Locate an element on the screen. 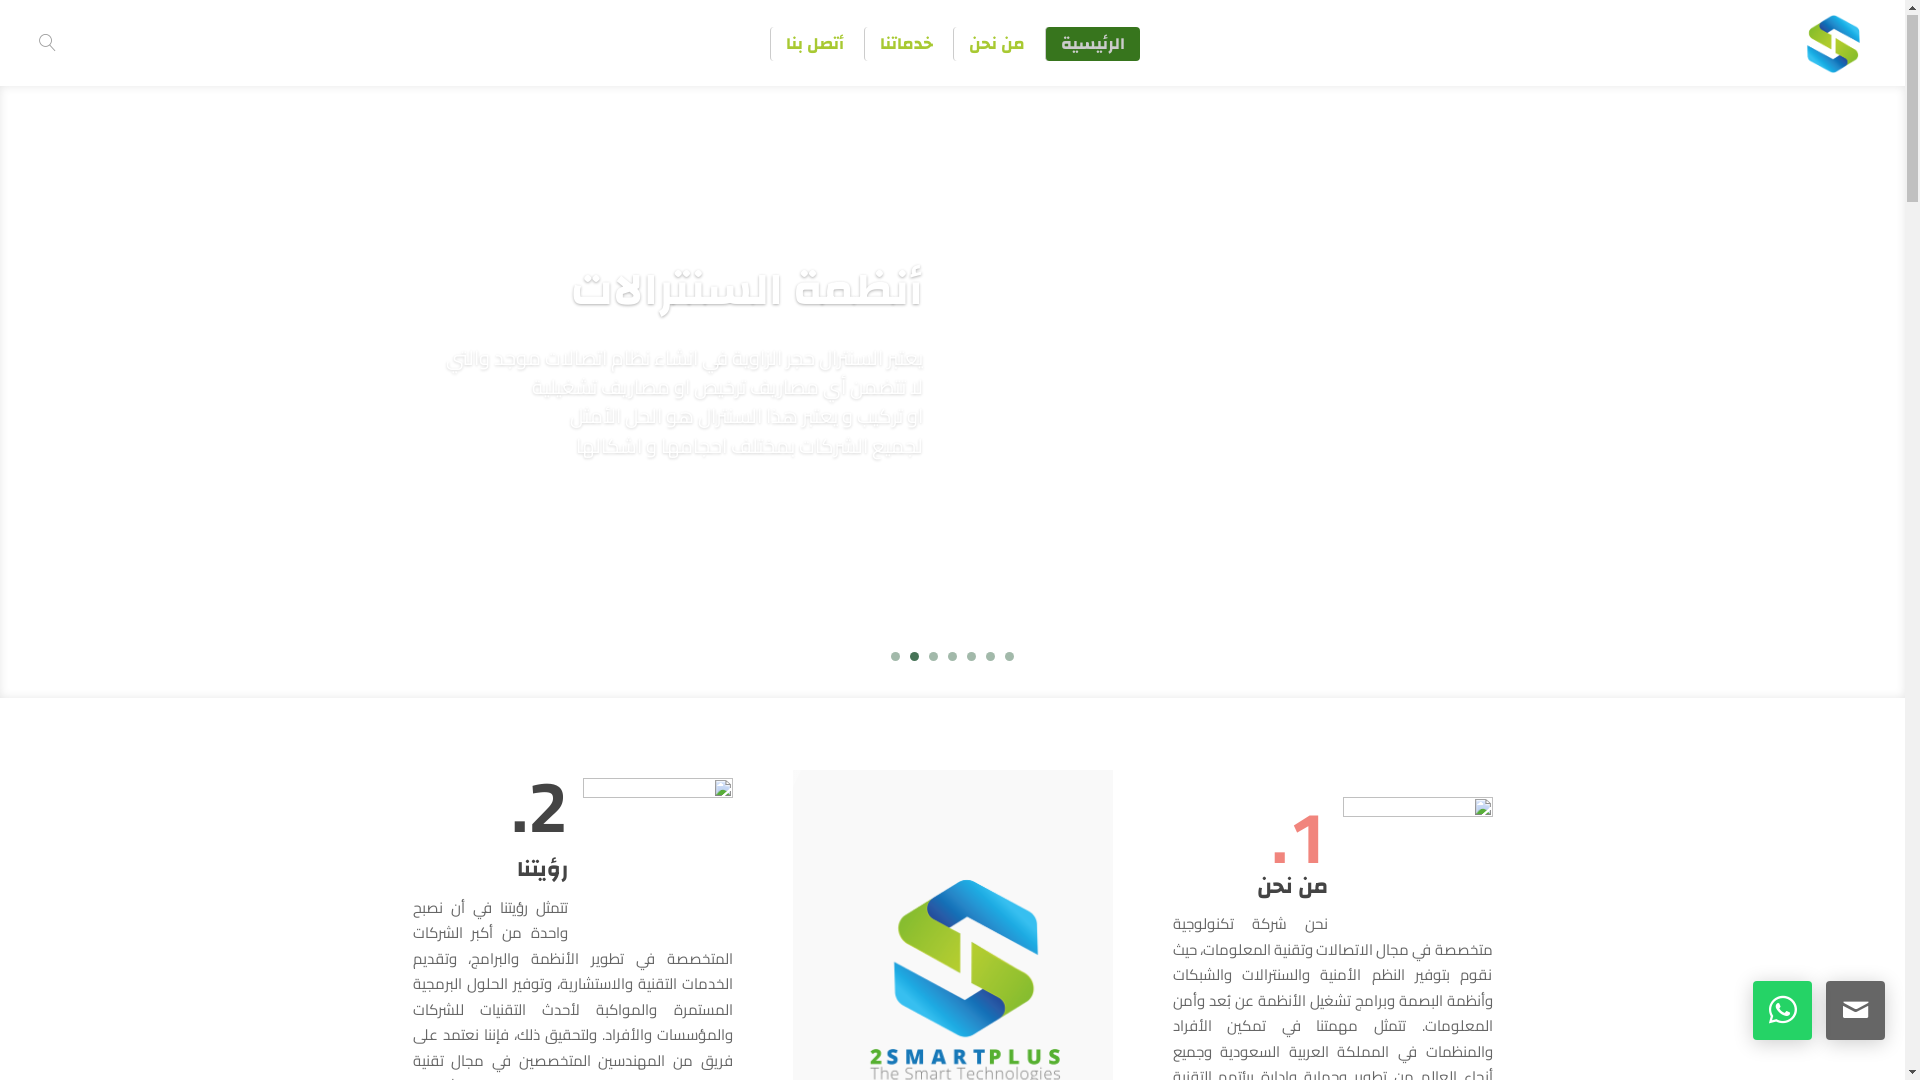 The image size is (1920, 1080). '2' is located at coordinates (990, 657).